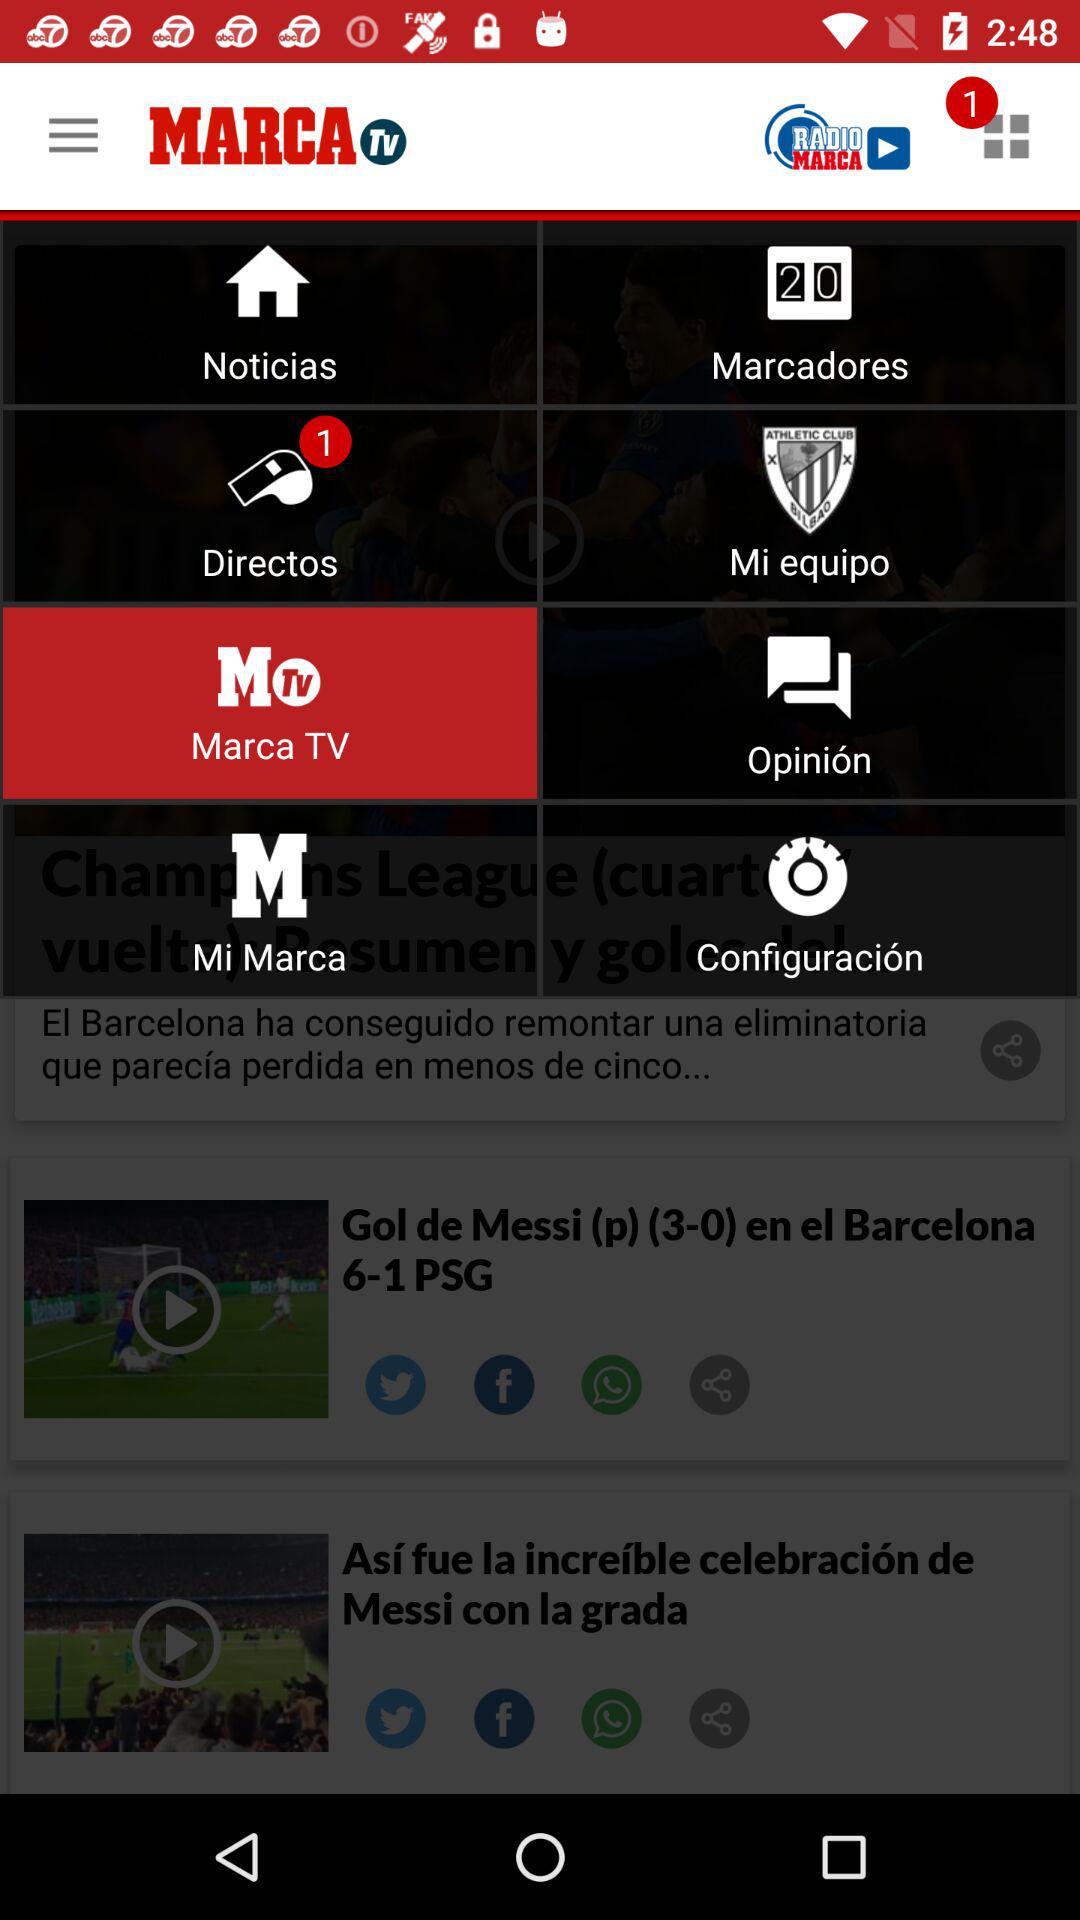 Image resolution: width=1080 pixels, height=1920 pixels. What do you see at coordinates (175, 1642) in the screenshot?
I see `video` at bounding box center [175, 1642].